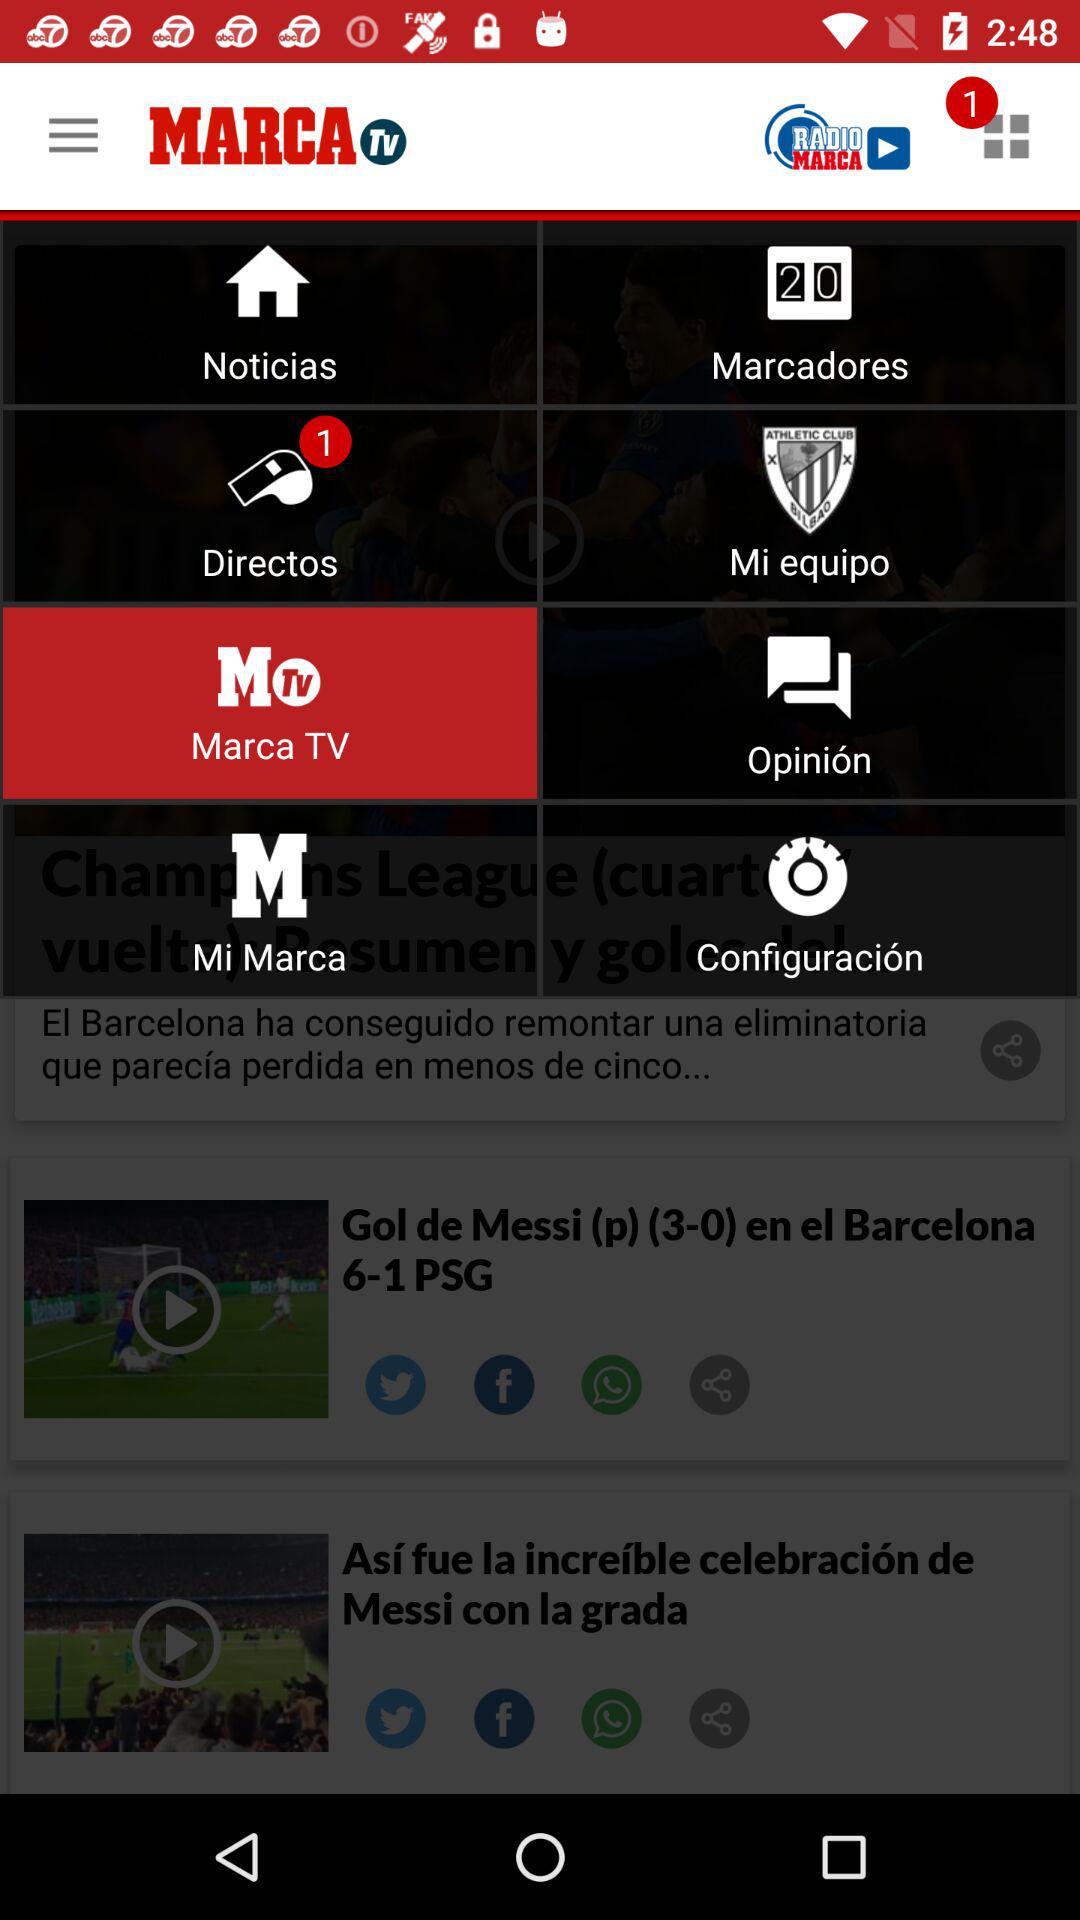 Image resolution: width=1080 pixels, height=1920 pixels. What do you see at coordinates (175, 1642) in the screenshot?
I see `video` at bounding box center [175, 1642].